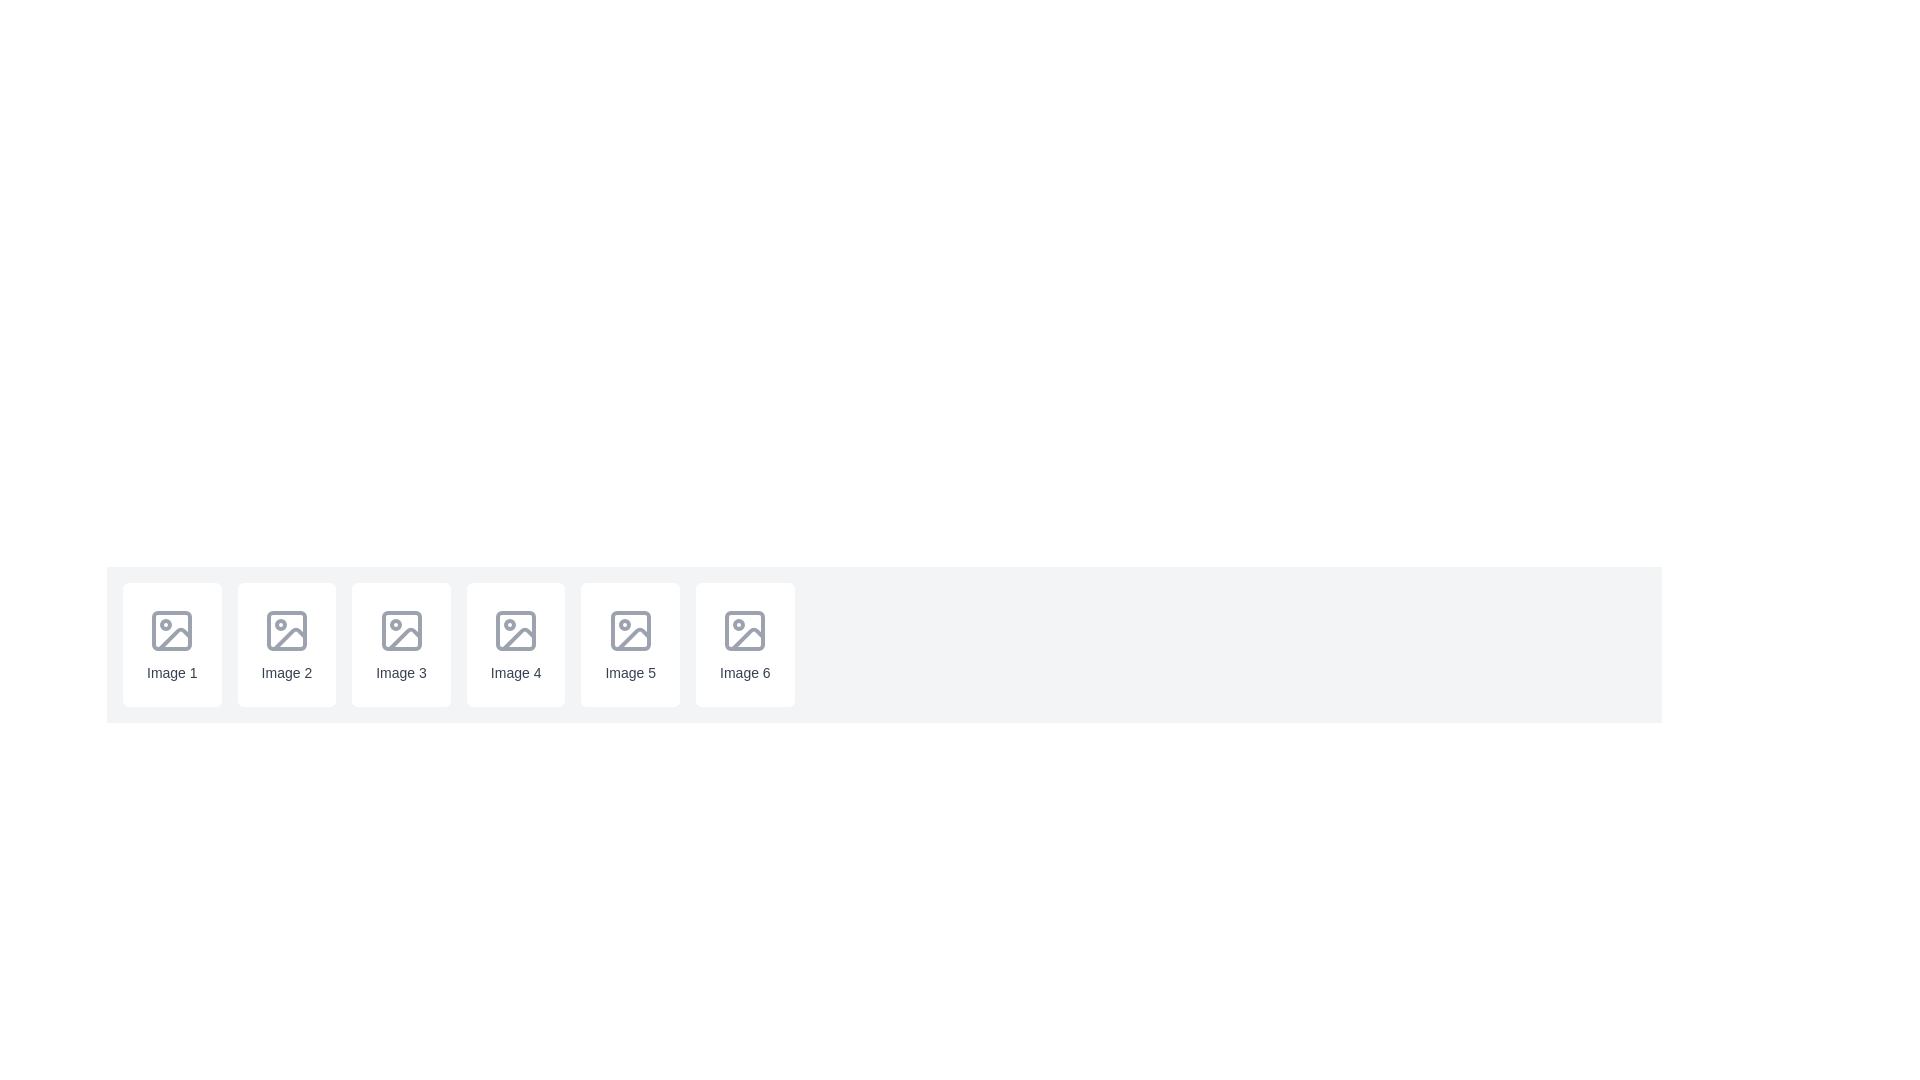 Image resolution: width=1920 pixels, height=1080 pixels. I want to click on the text label that provides a description or identifier for the associated image above it, so click(172, 672).